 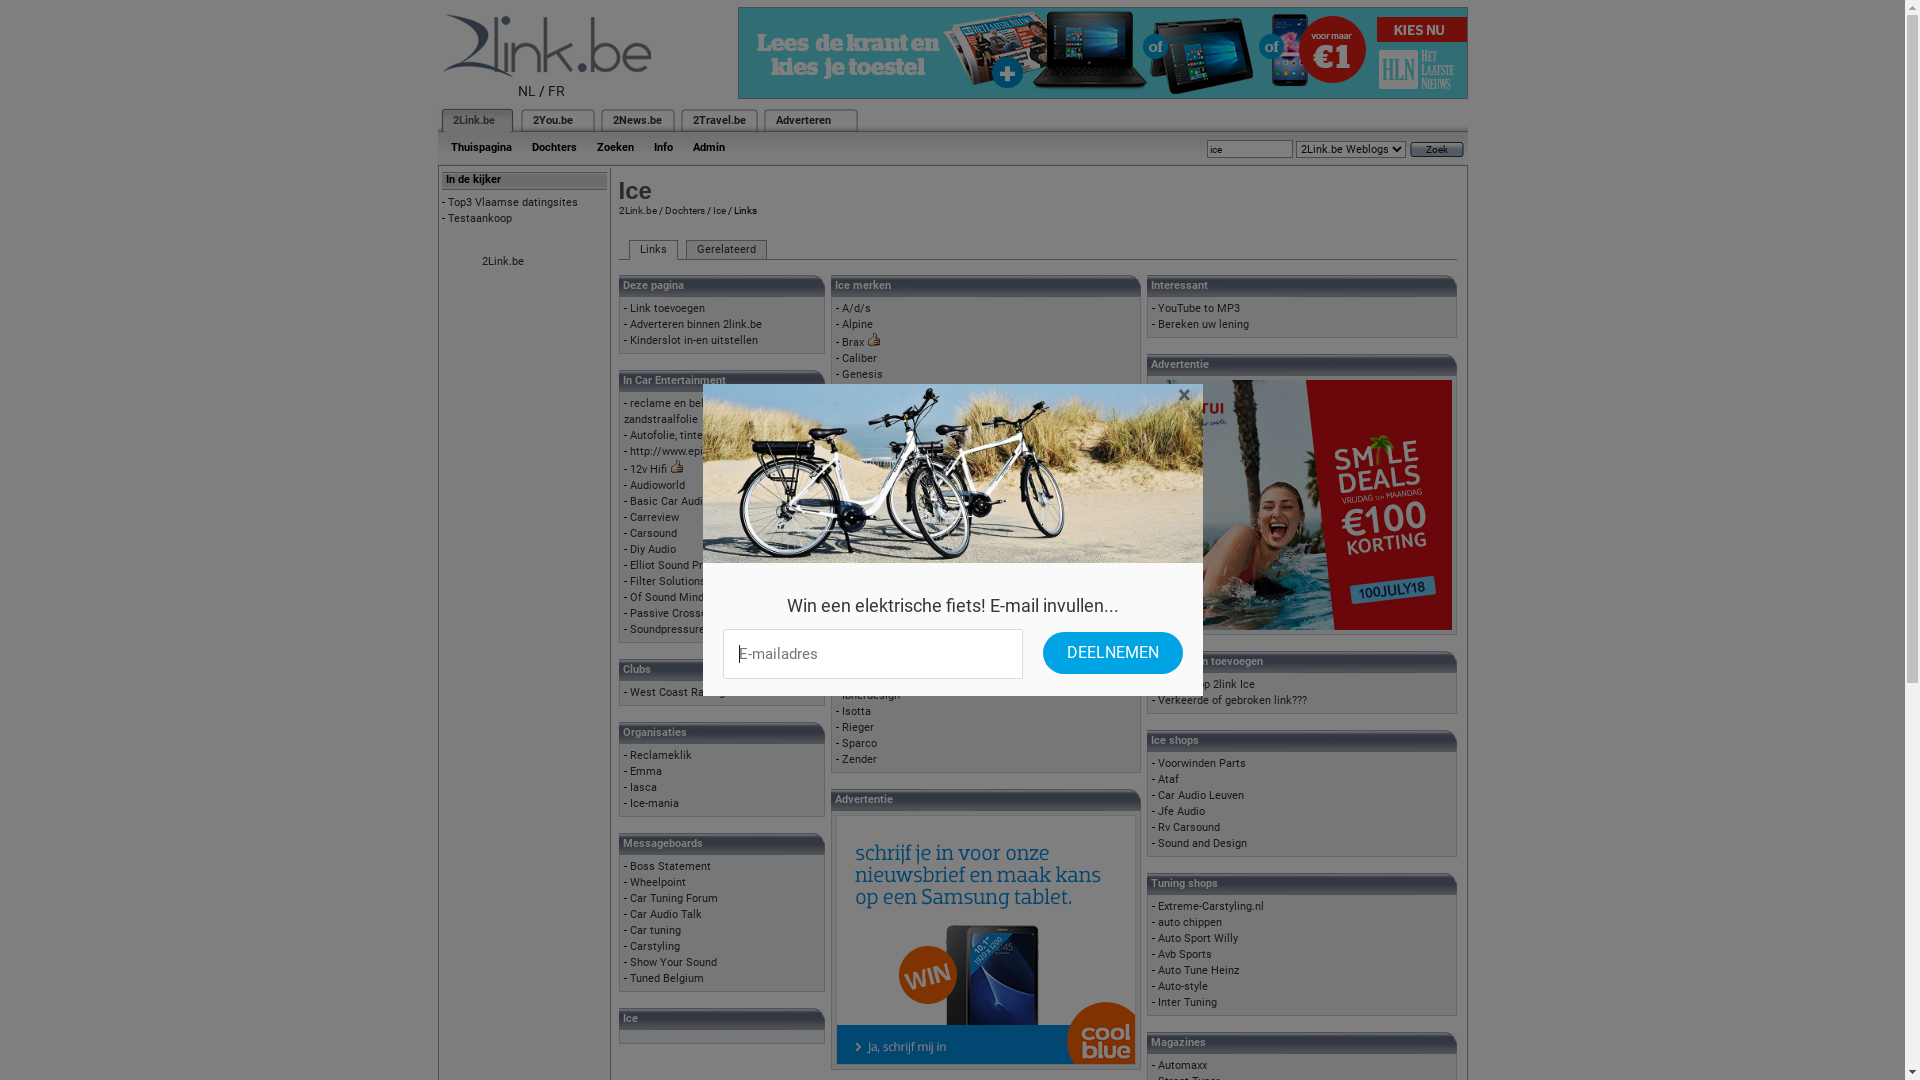 What do you see at coordinates (862, 374) in the screenshot?
I see `'Genesis'` at bounding box center [862, 374].